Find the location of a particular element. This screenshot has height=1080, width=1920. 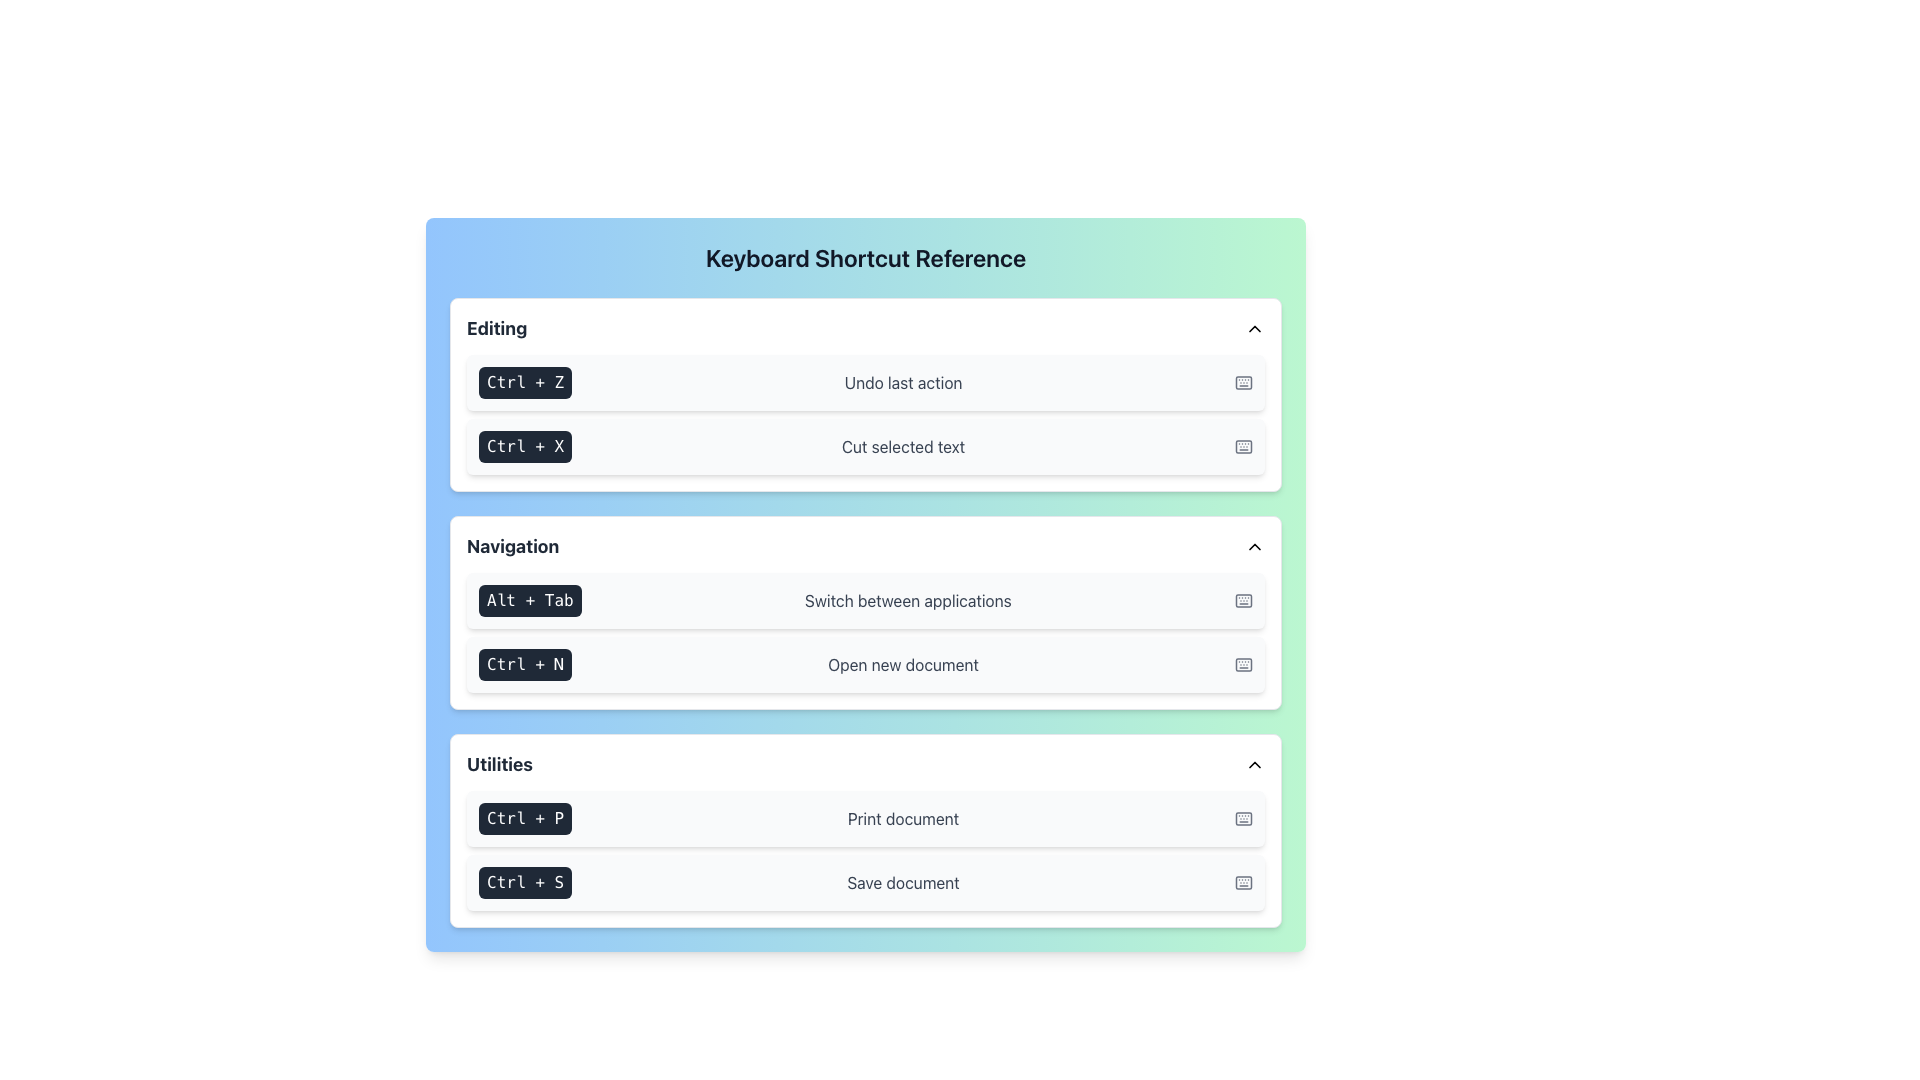

the Text label that describes the keyboard shortcut for 'Cut selected text' associated with 'Ctrl + X' in the 'Editing' section of the 'Keyboard Shortcut Reference' interface is located at coordinates (902, 446).